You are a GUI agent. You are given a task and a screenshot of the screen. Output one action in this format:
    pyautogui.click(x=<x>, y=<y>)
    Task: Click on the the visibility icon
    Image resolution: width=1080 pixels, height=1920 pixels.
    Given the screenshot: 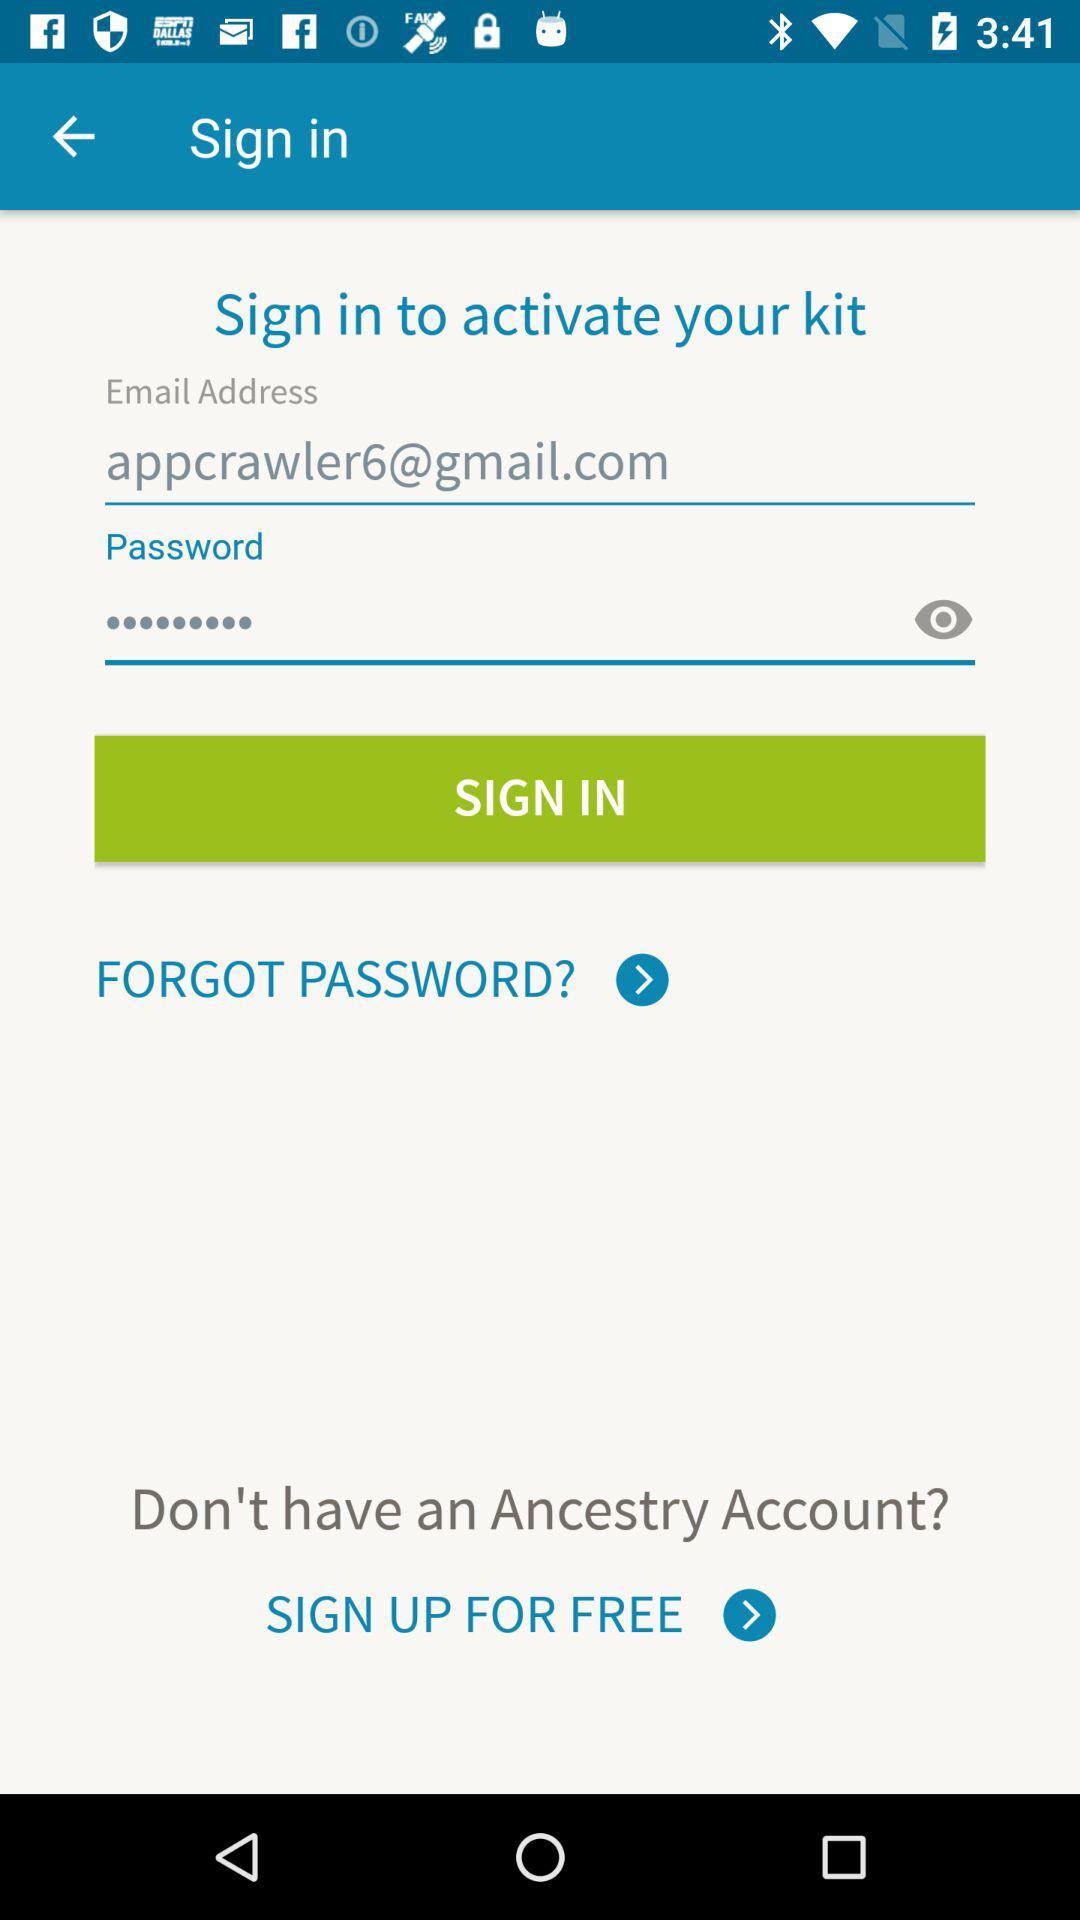 What is the action you would take?
    pyautogui.click(x=943, y=619)
    